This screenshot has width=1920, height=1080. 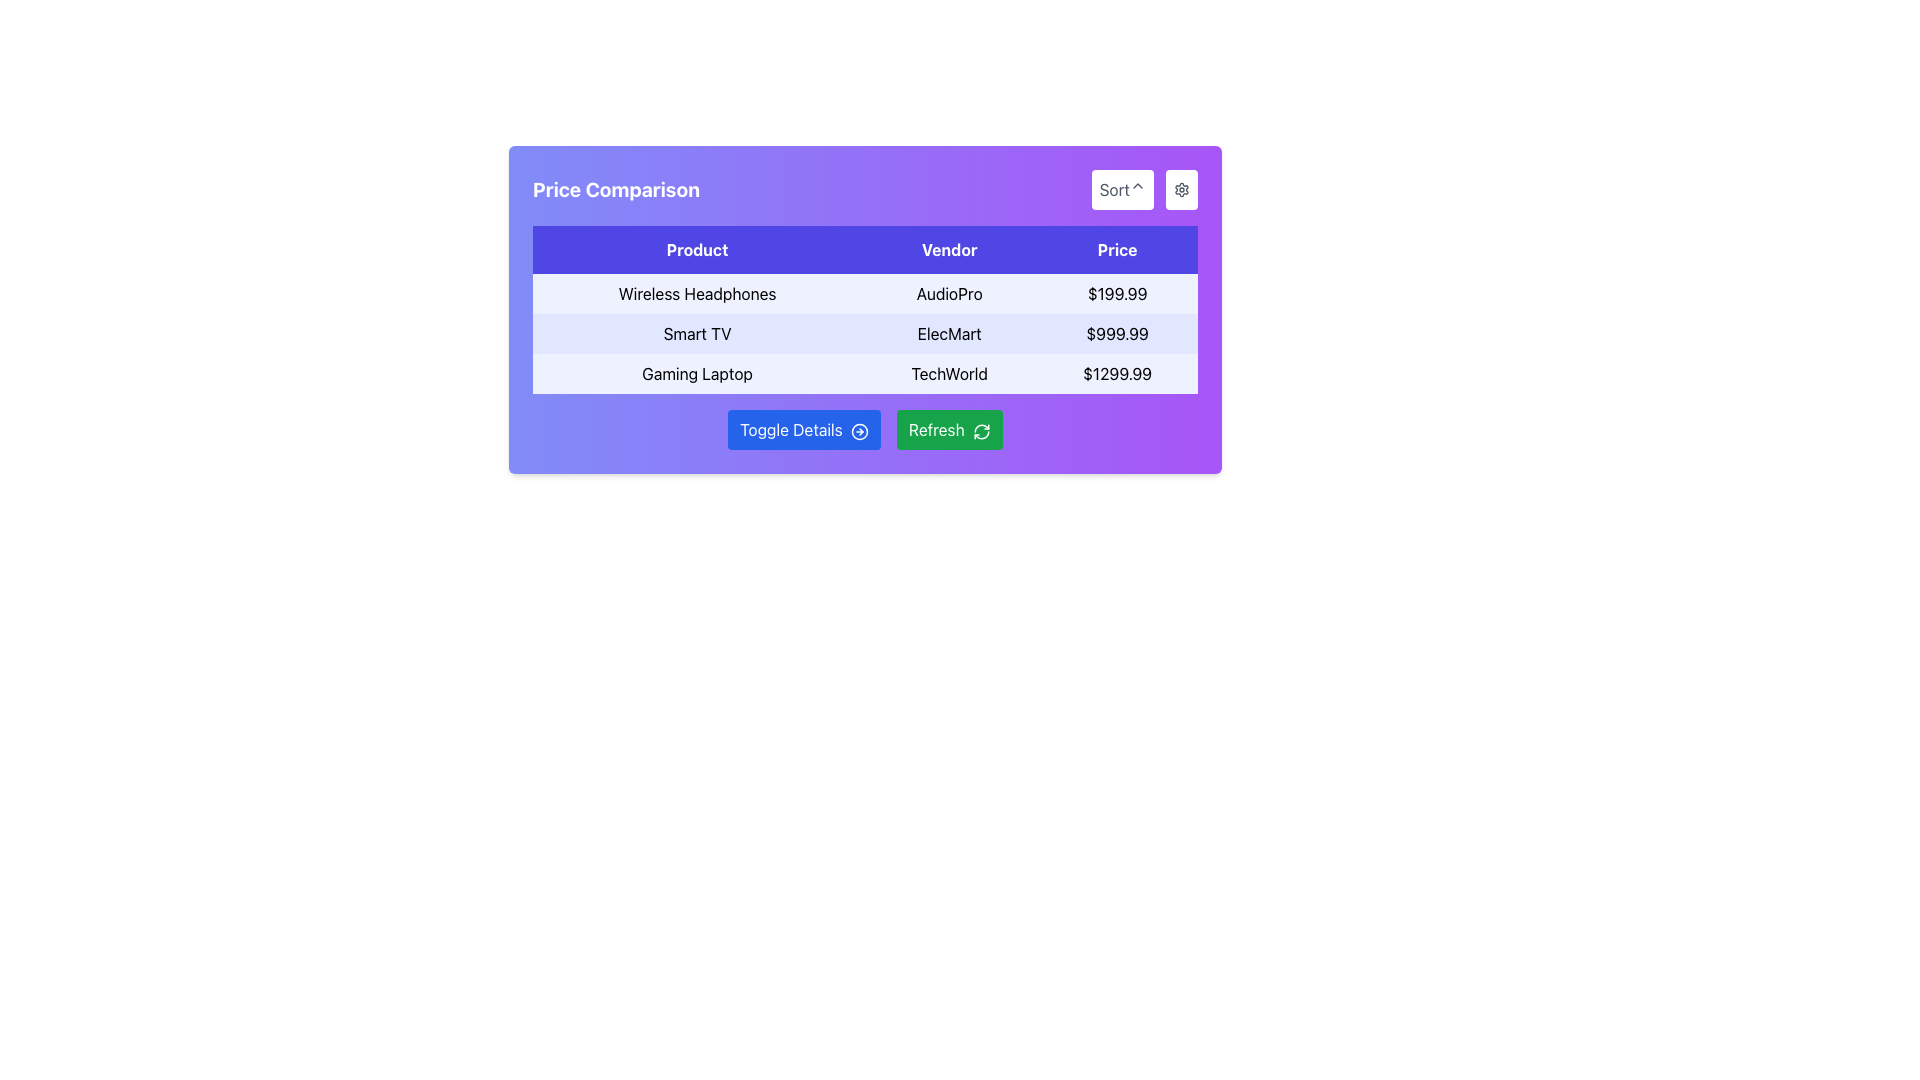 I want to click on the 'Refresh' button, which is a rectangular button with a green background and white text, located to the right of the 'Toggle Details' button below the 'Price Comparison' table, so click(x=948, y=428).